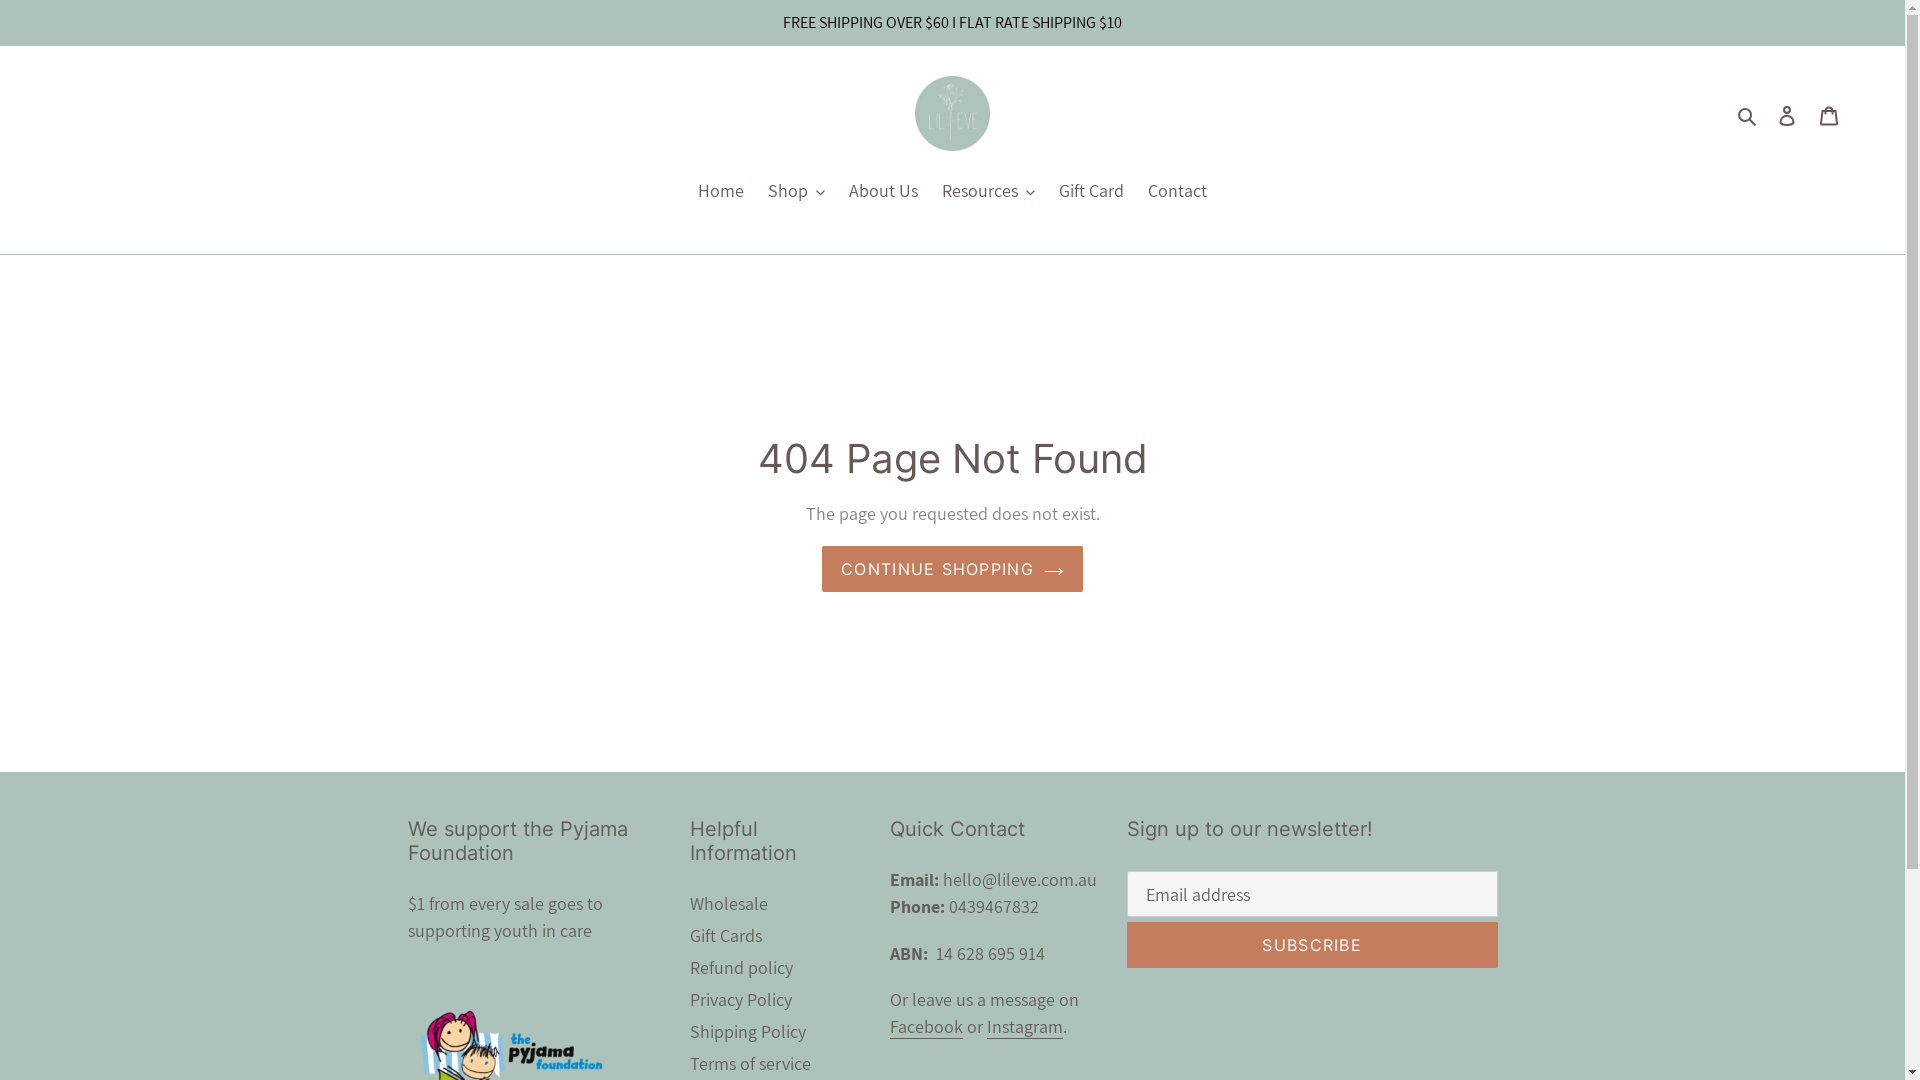  What do you see at coordinates (951, 569) in the screenshot?
I see `'CONTINUE SHOPPING'` at bounding box center [951, 569].